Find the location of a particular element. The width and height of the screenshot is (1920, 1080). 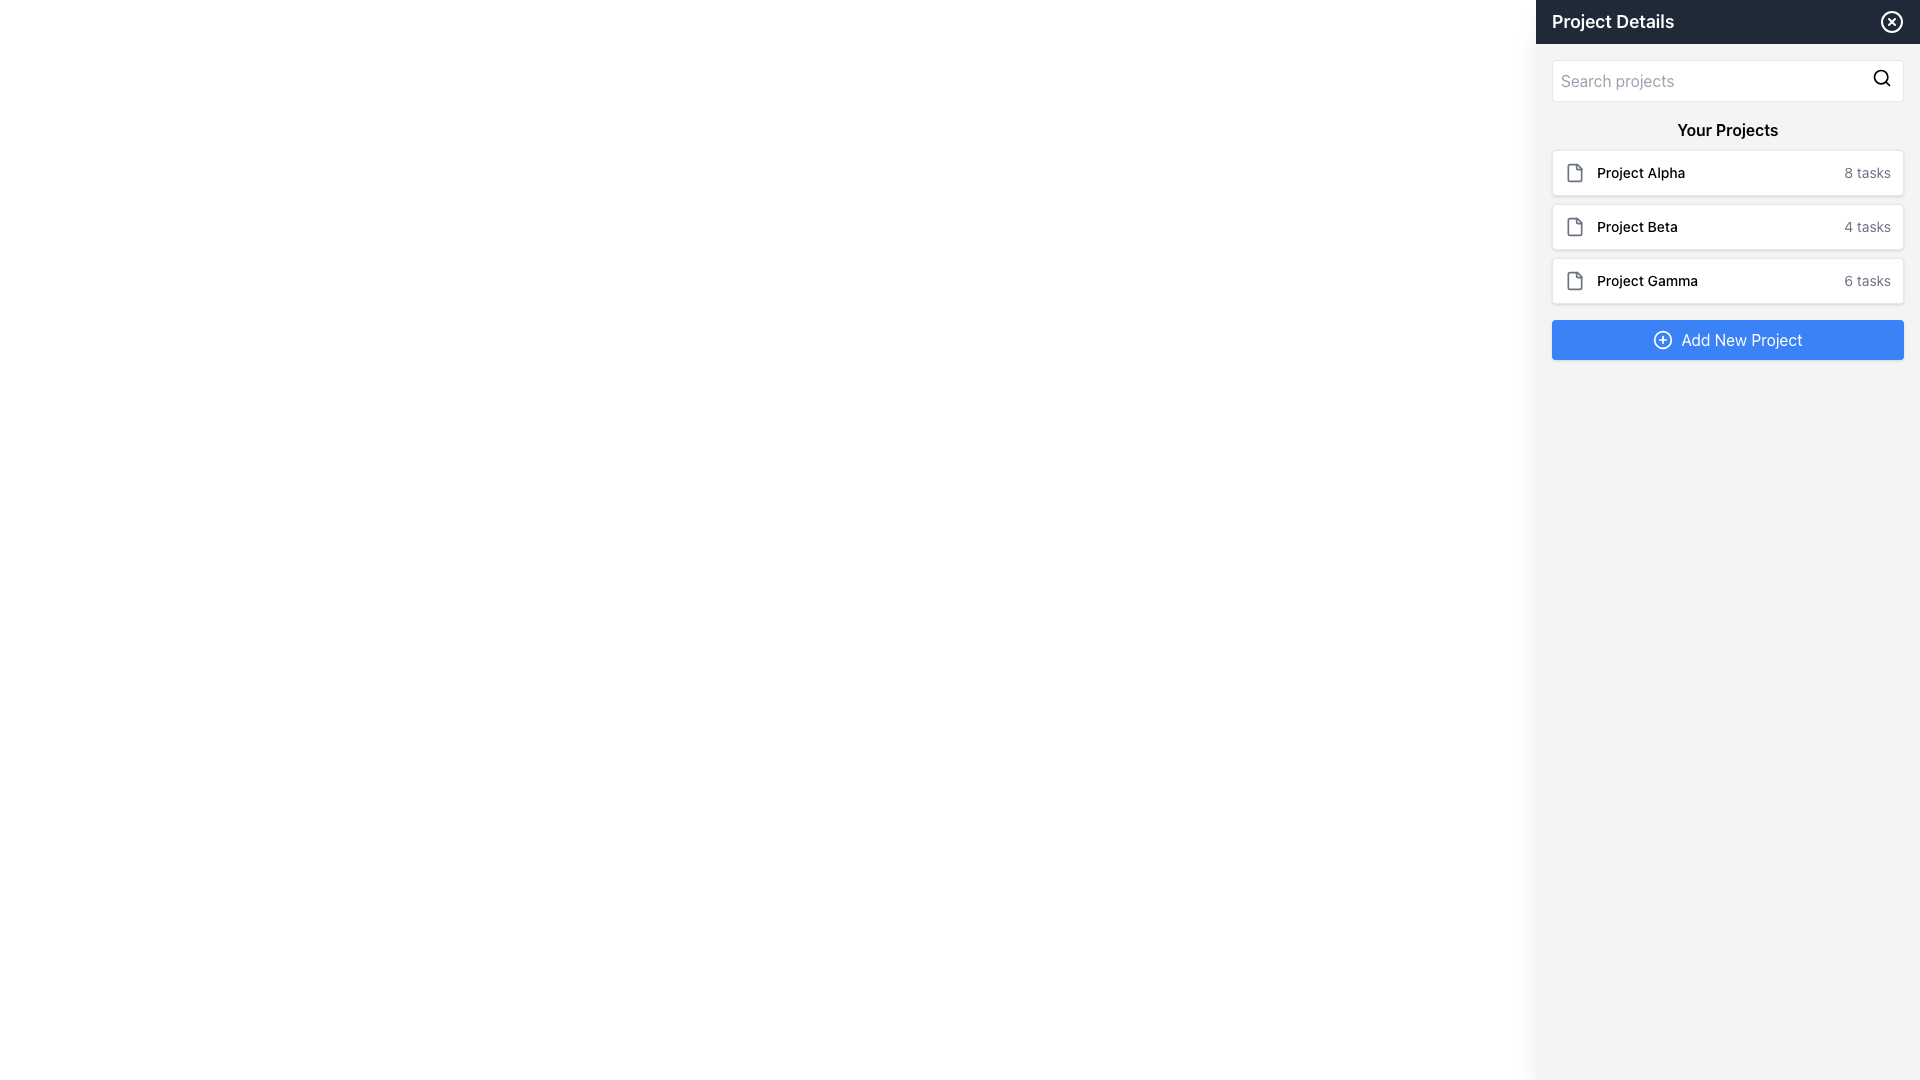

the text label at the top of the sidebar which serves as a header for the section beneath it is located at coordinates (1613, 22).